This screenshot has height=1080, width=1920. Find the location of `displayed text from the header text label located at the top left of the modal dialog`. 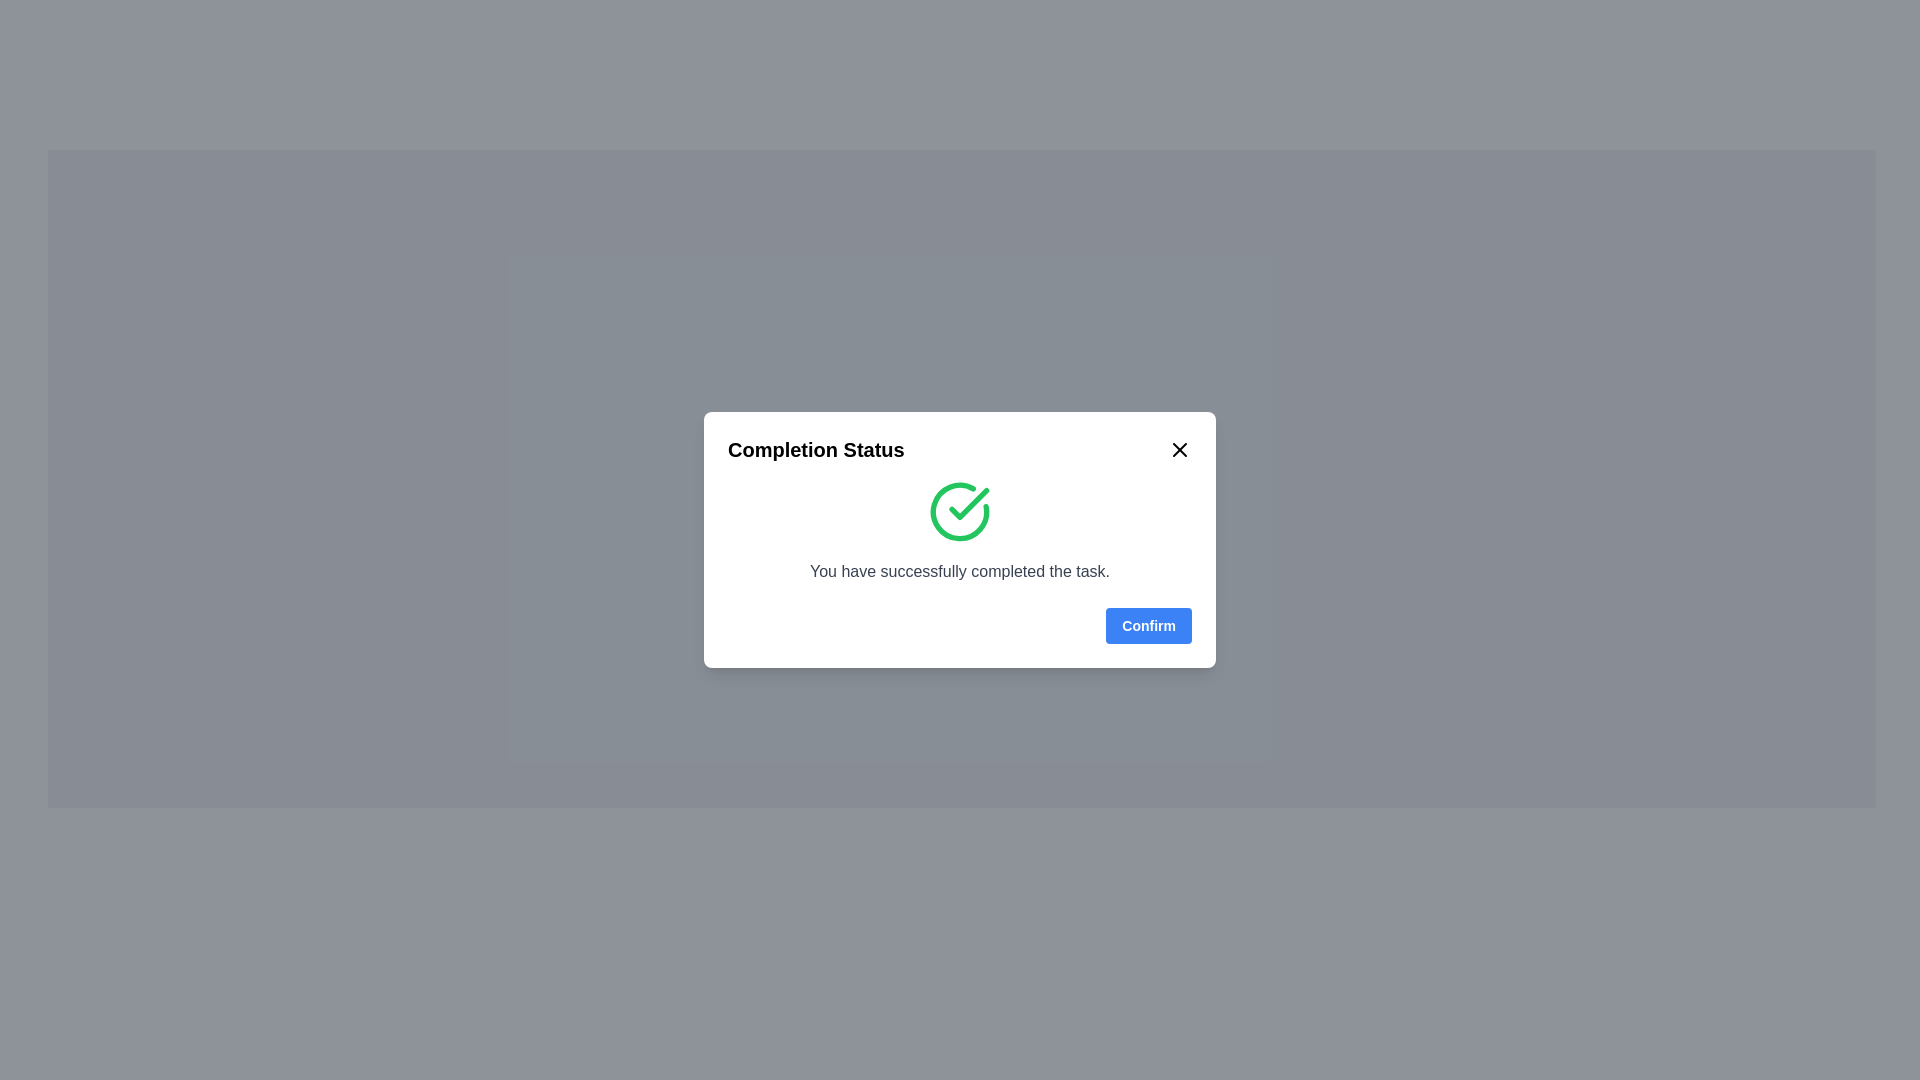

displayed text from the header text label located at the top left of the modal dialog is located at coordinates (816, 450).